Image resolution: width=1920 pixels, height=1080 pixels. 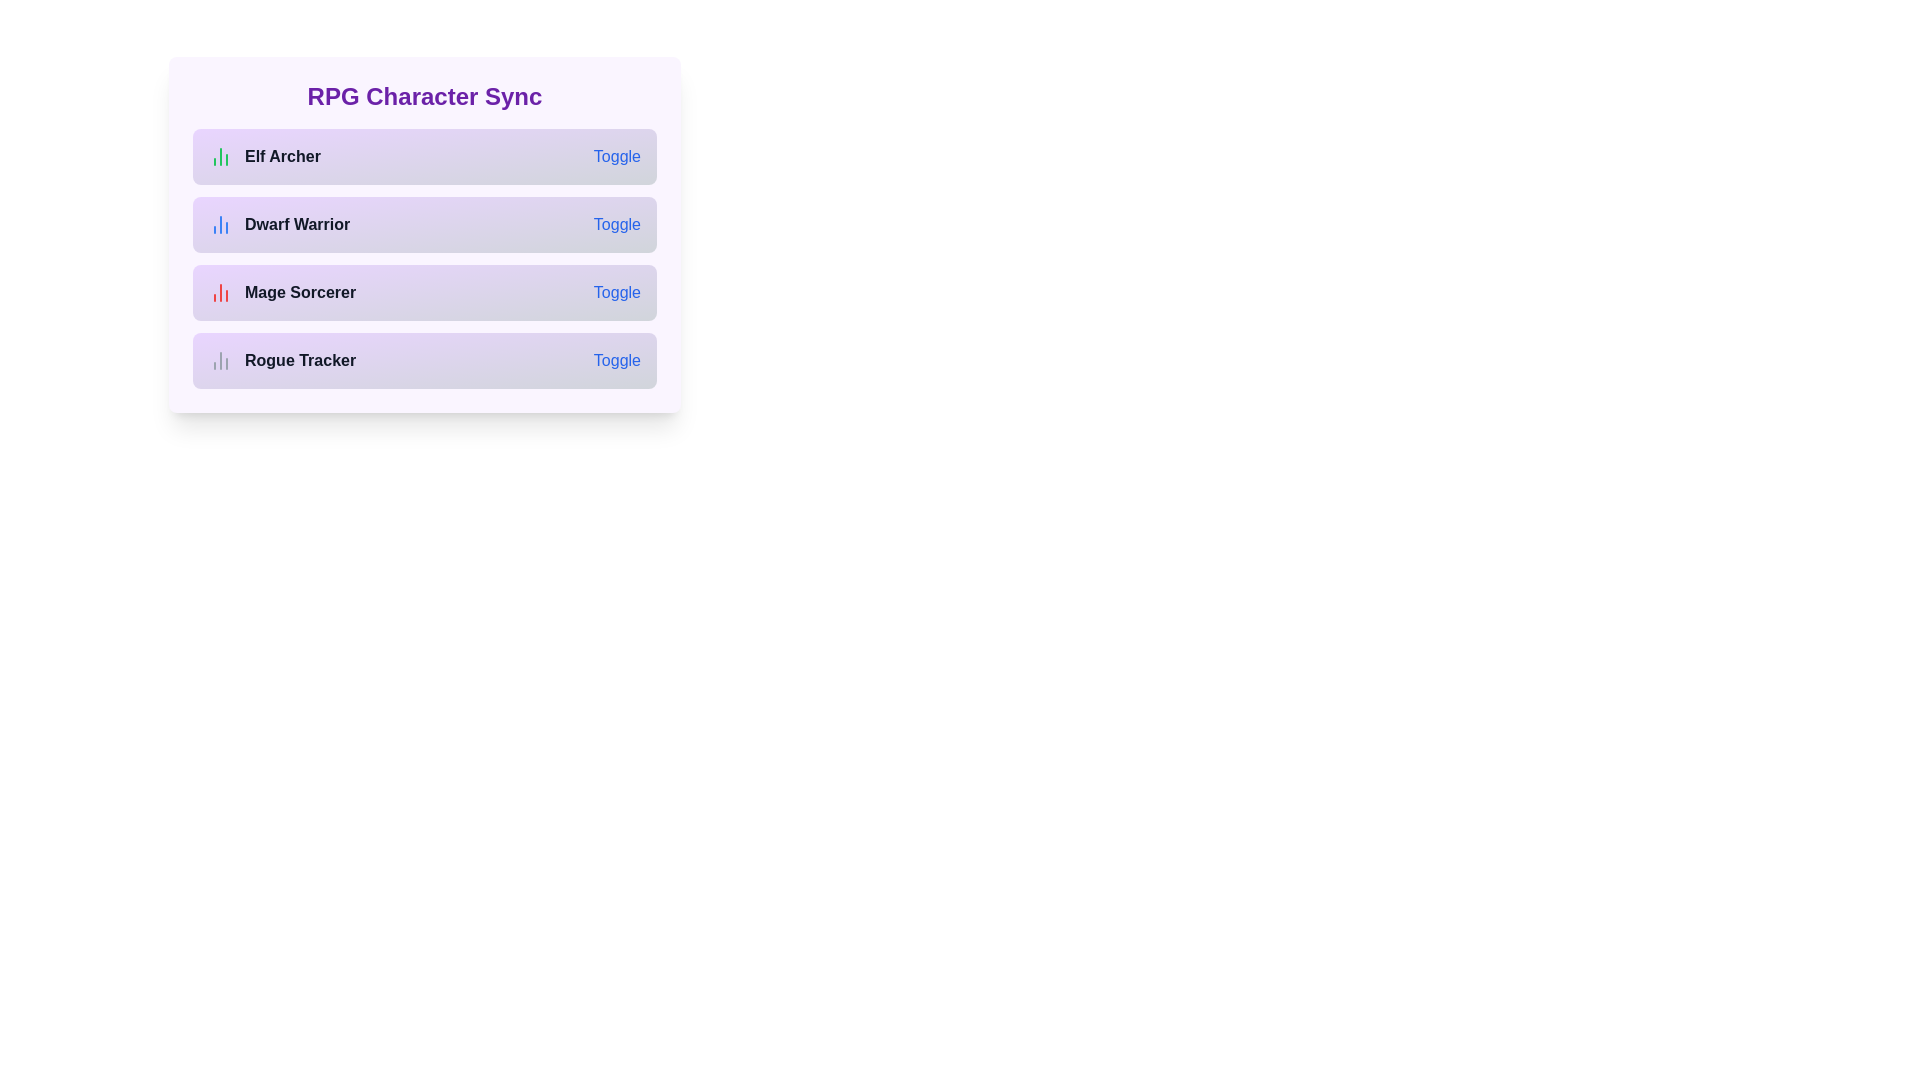 What do you see at coordinates (282, 156) in the screenshot?
I see `text content displayed in the Text Label titled 'Elf Archer', located to the right of a green icon within a light purple card interface` at bounding box center [282, 156].